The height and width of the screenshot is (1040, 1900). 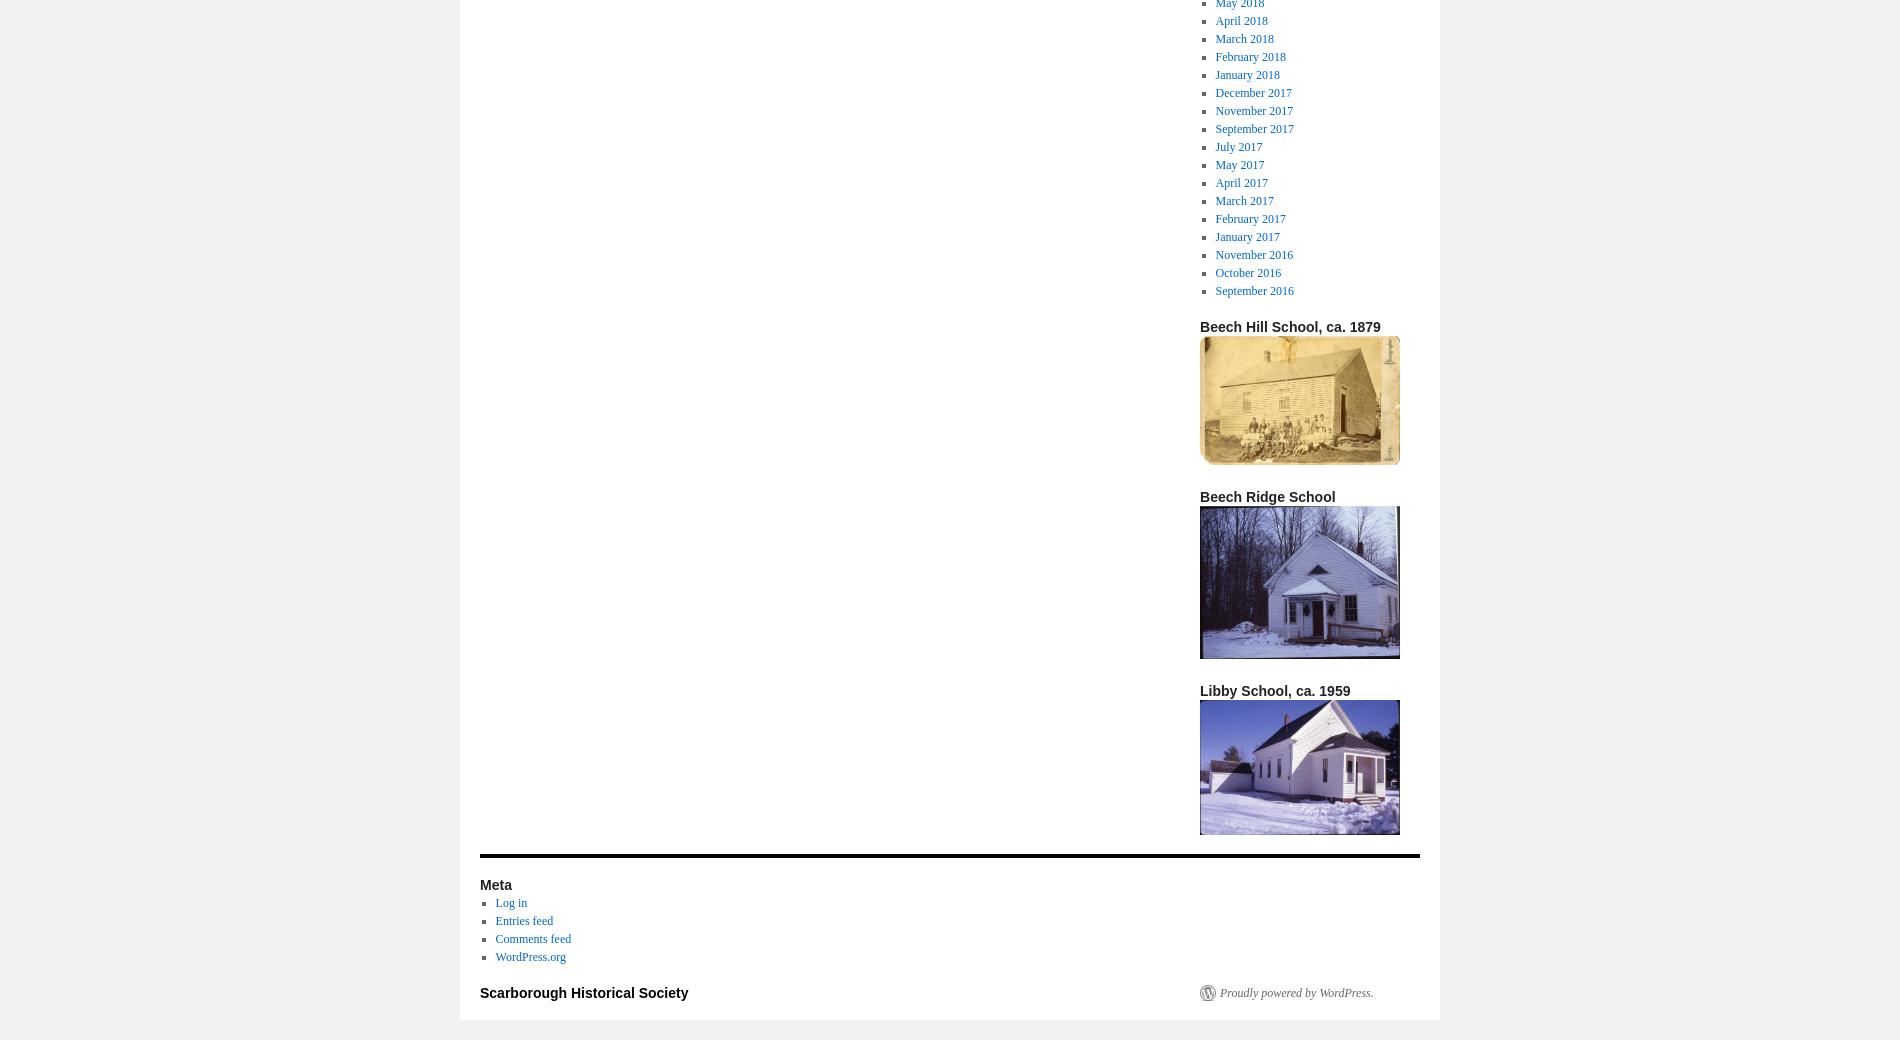 I want to click on 'February 2017', so click(x=1249, y=219).